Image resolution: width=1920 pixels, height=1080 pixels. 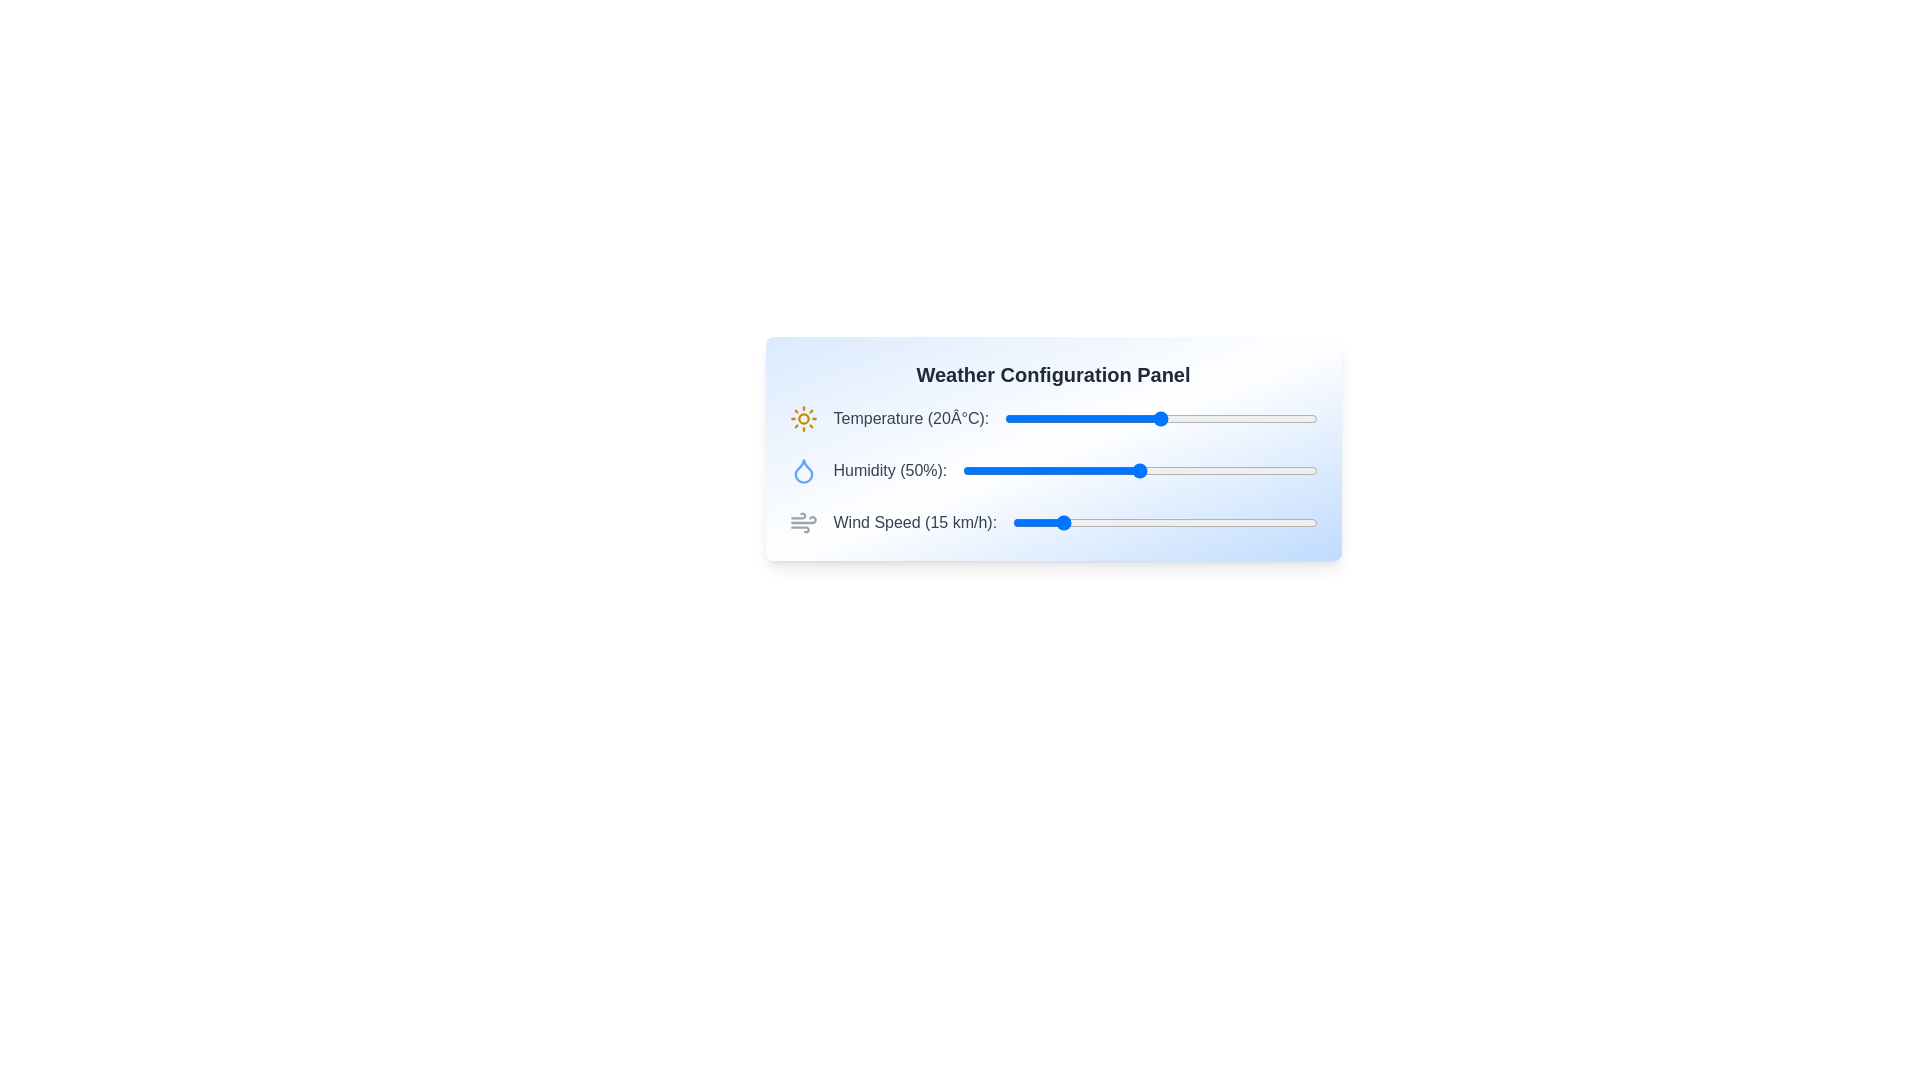 What do you see at coordinates (1270, 522) in the screenshot?
I see `the wind speed slider to 85 km/h` at bounding box center [1270, 522].